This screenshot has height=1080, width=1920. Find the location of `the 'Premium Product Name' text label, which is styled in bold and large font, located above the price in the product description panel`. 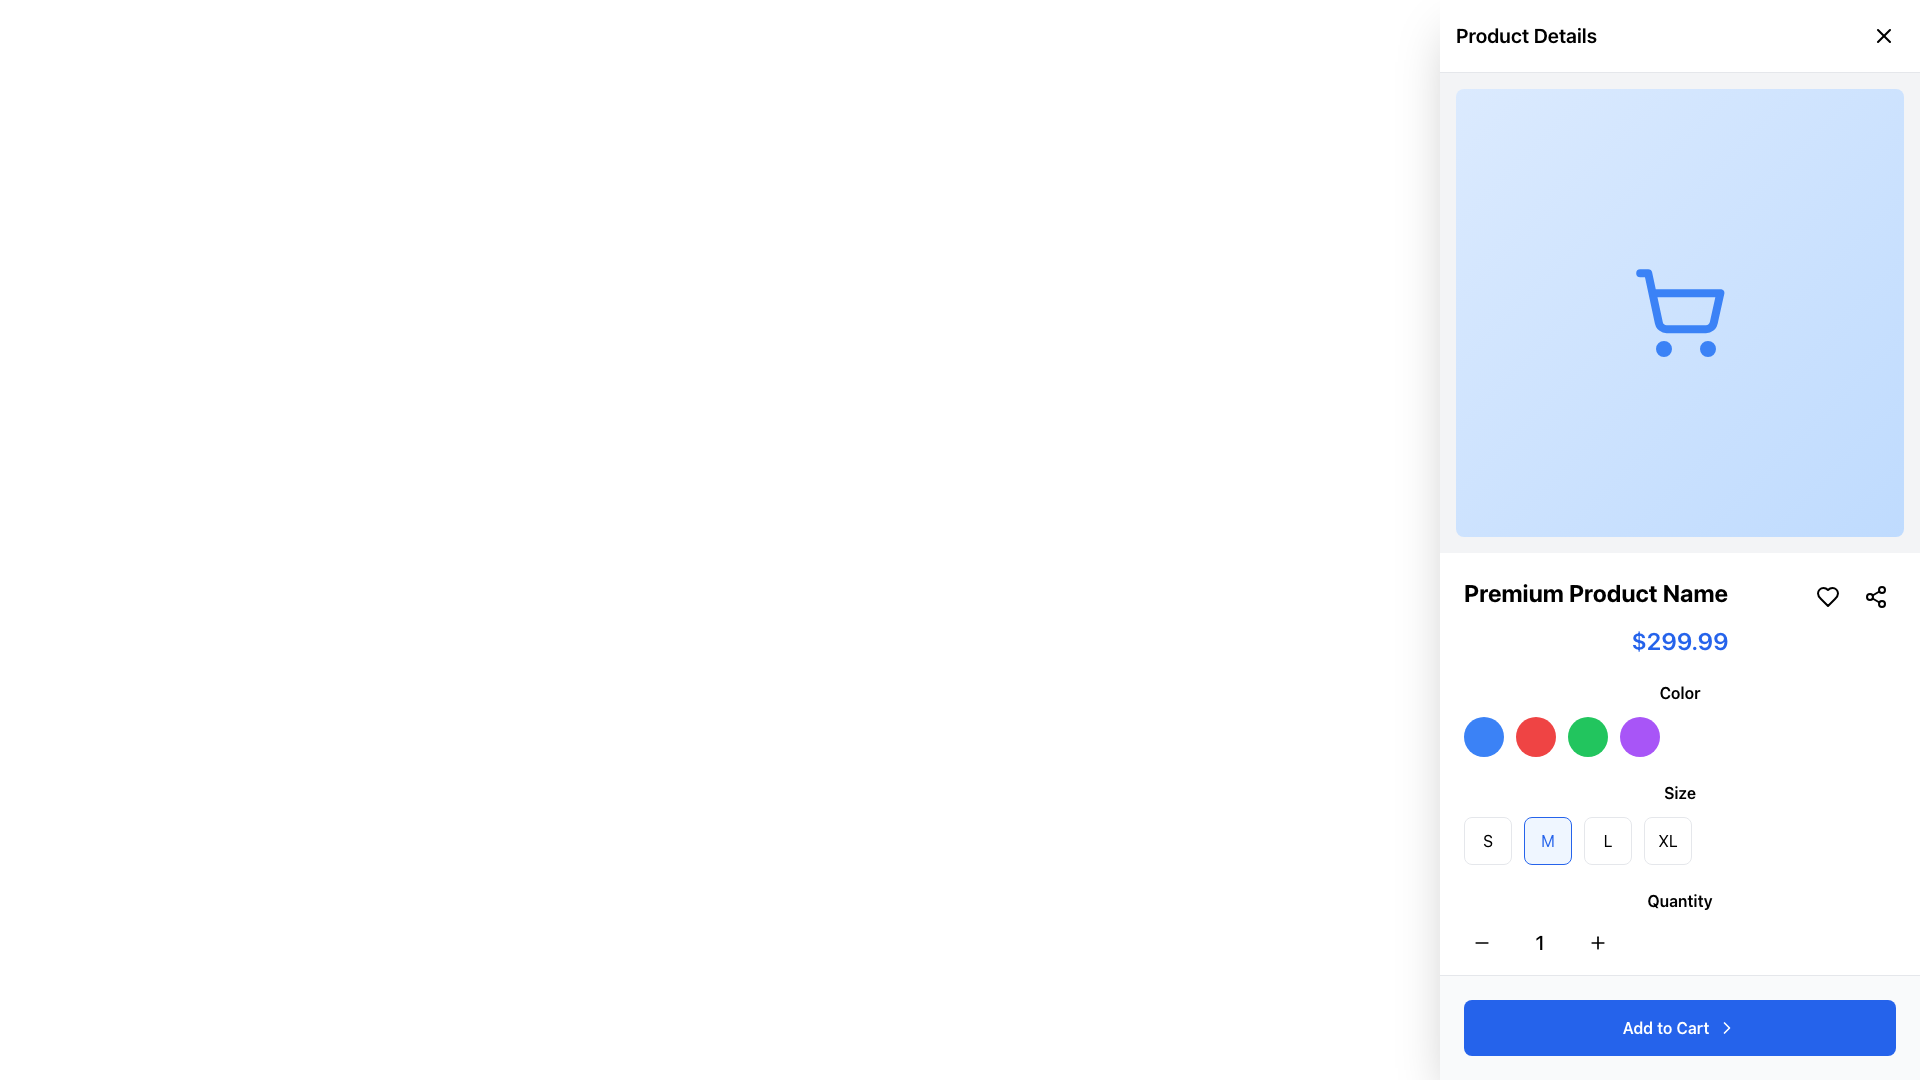

the 'Premium Product Name' text label, which is styled in bold and large font, located above the price in the product description panel is located at coordinates (1595, 592).